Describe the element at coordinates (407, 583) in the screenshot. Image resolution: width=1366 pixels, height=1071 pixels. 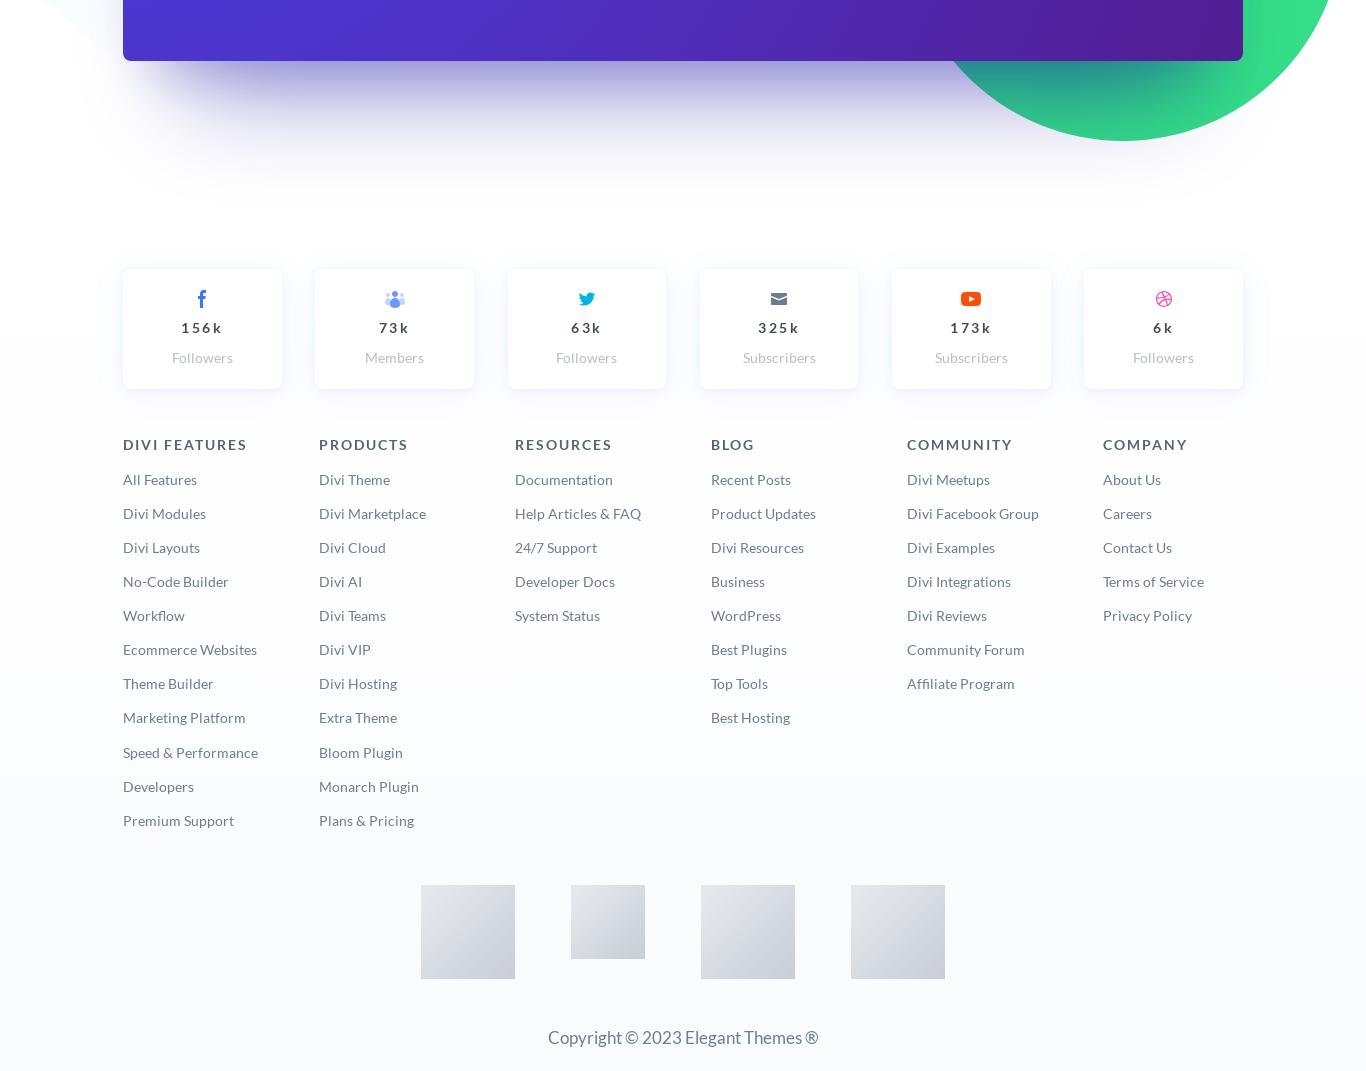
I see `'Brand New!'` at that location.